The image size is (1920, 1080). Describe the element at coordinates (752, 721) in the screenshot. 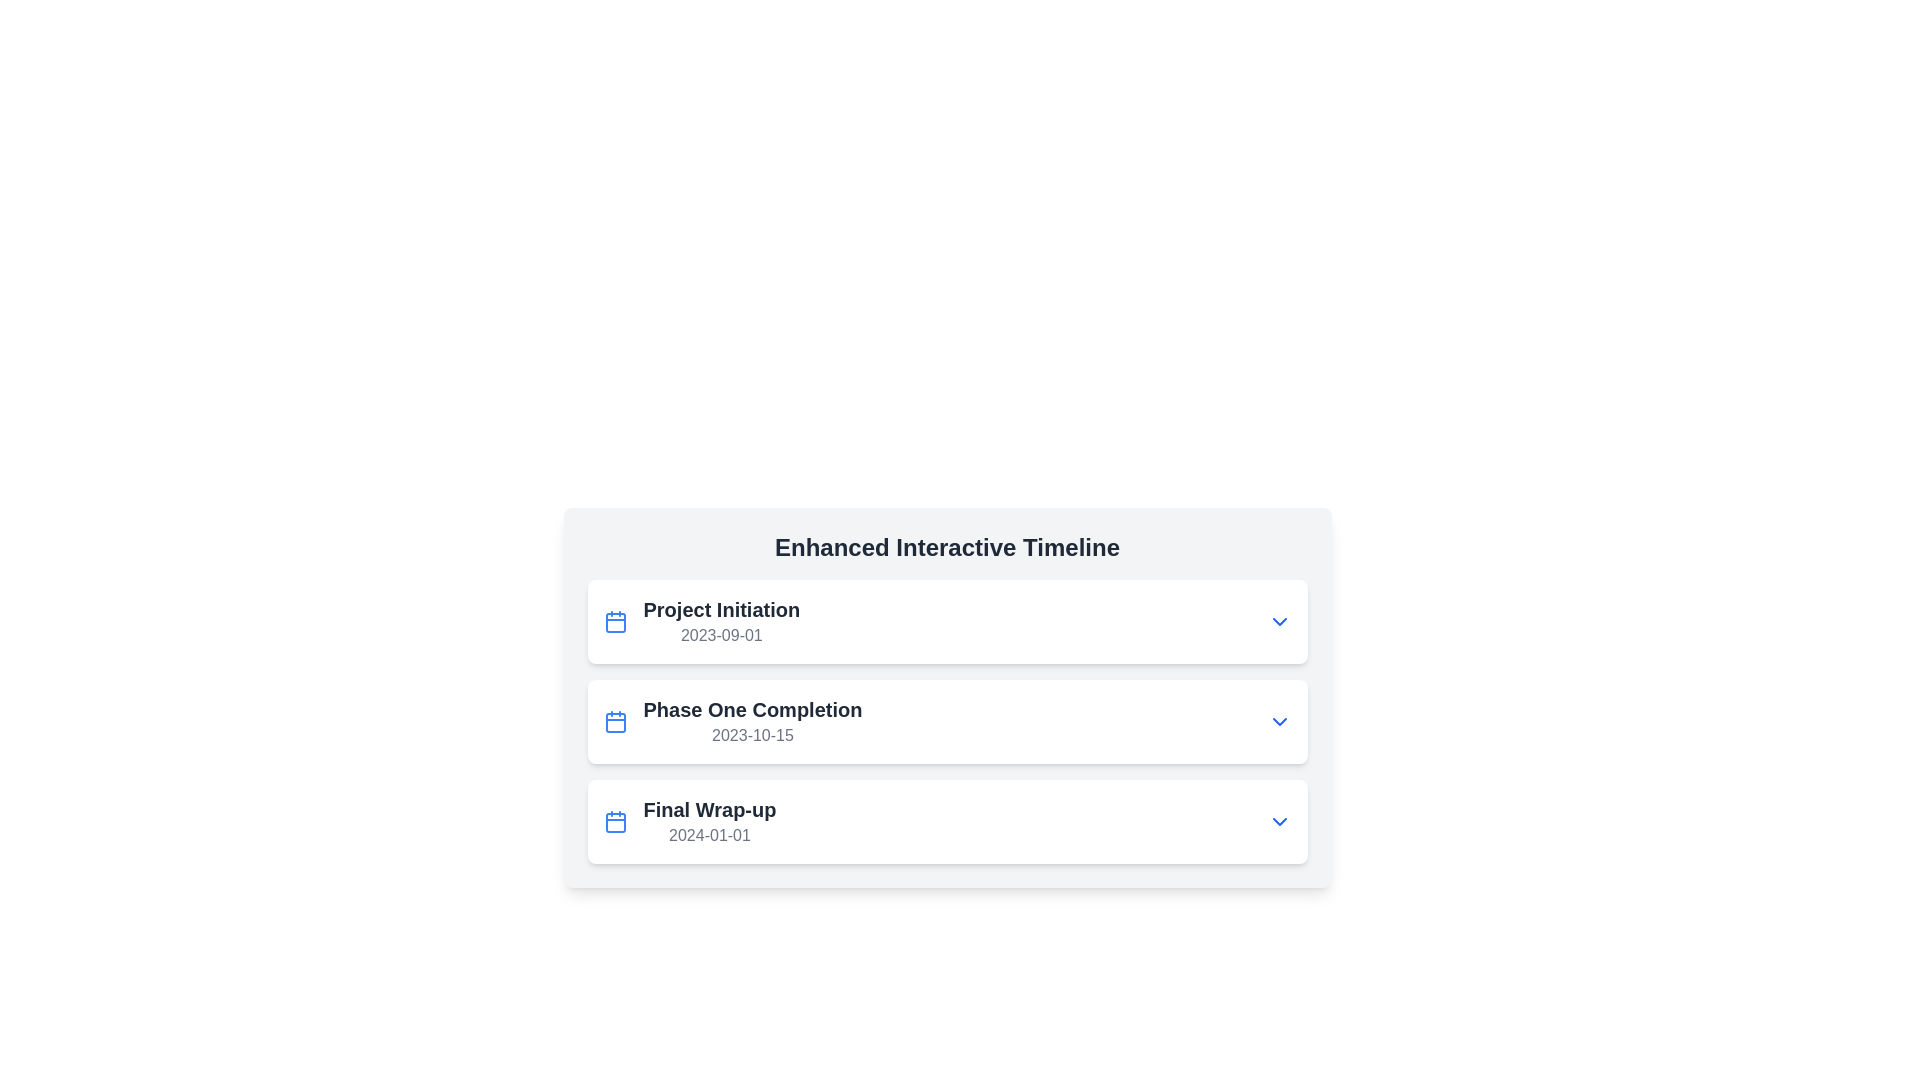

I see `the Text Label with Subtext displaying 'Phase One Completion' and '2023-10-15' in the second item of the vertical timeline interface` at that location.